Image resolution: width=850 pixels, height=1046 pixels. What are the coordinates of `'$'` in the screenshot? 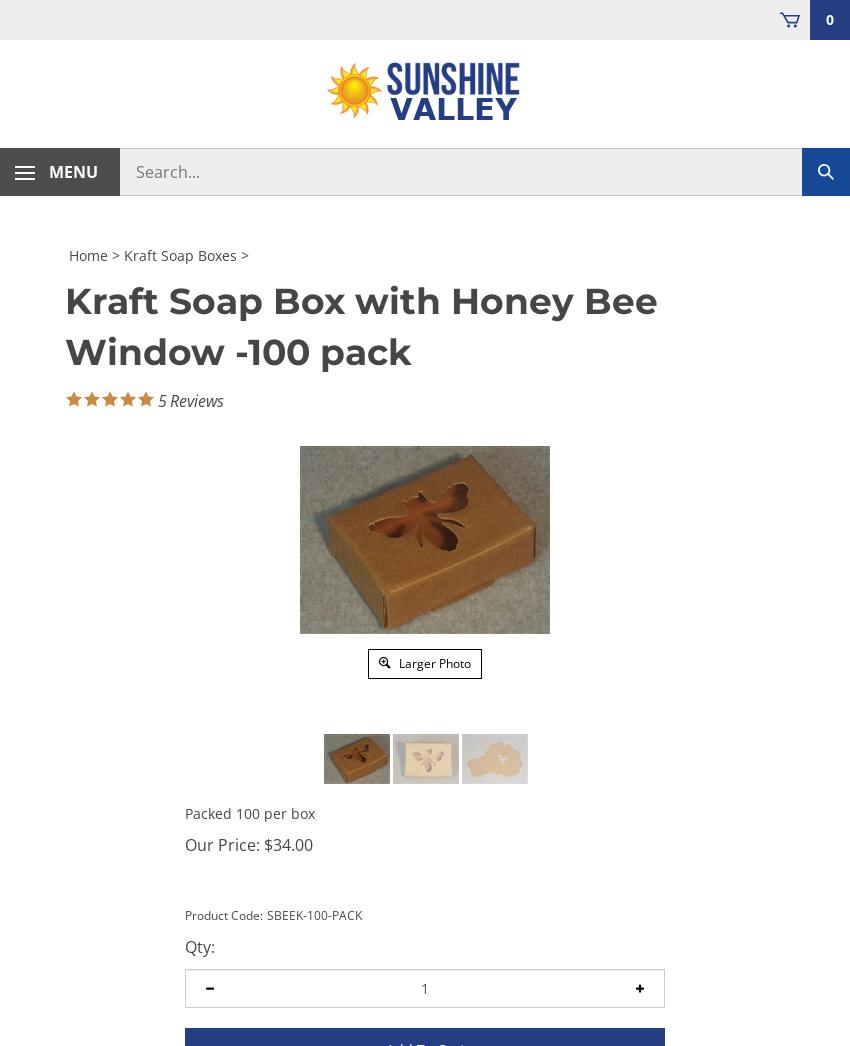 It's located at (265, 843).